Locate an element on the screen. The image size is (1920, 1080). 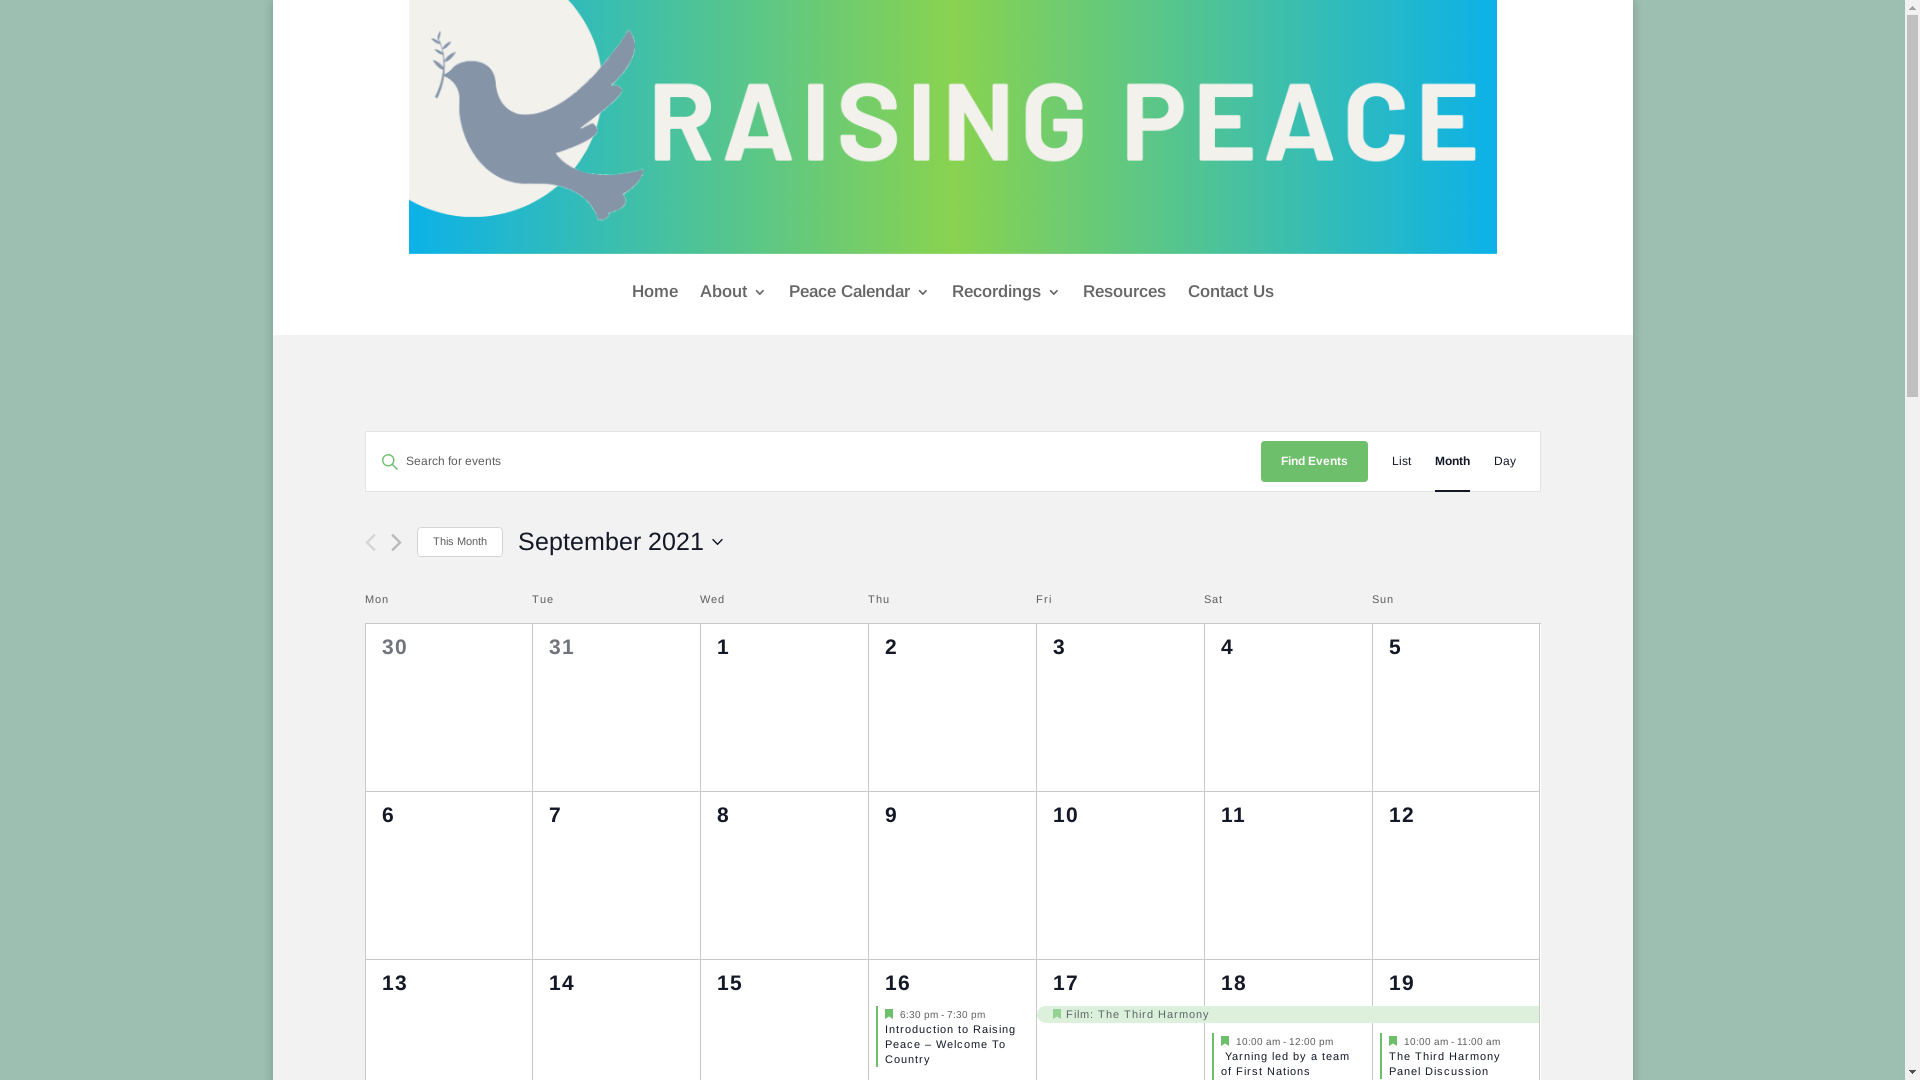
'Resources' is located at coordinates (1123, 292).